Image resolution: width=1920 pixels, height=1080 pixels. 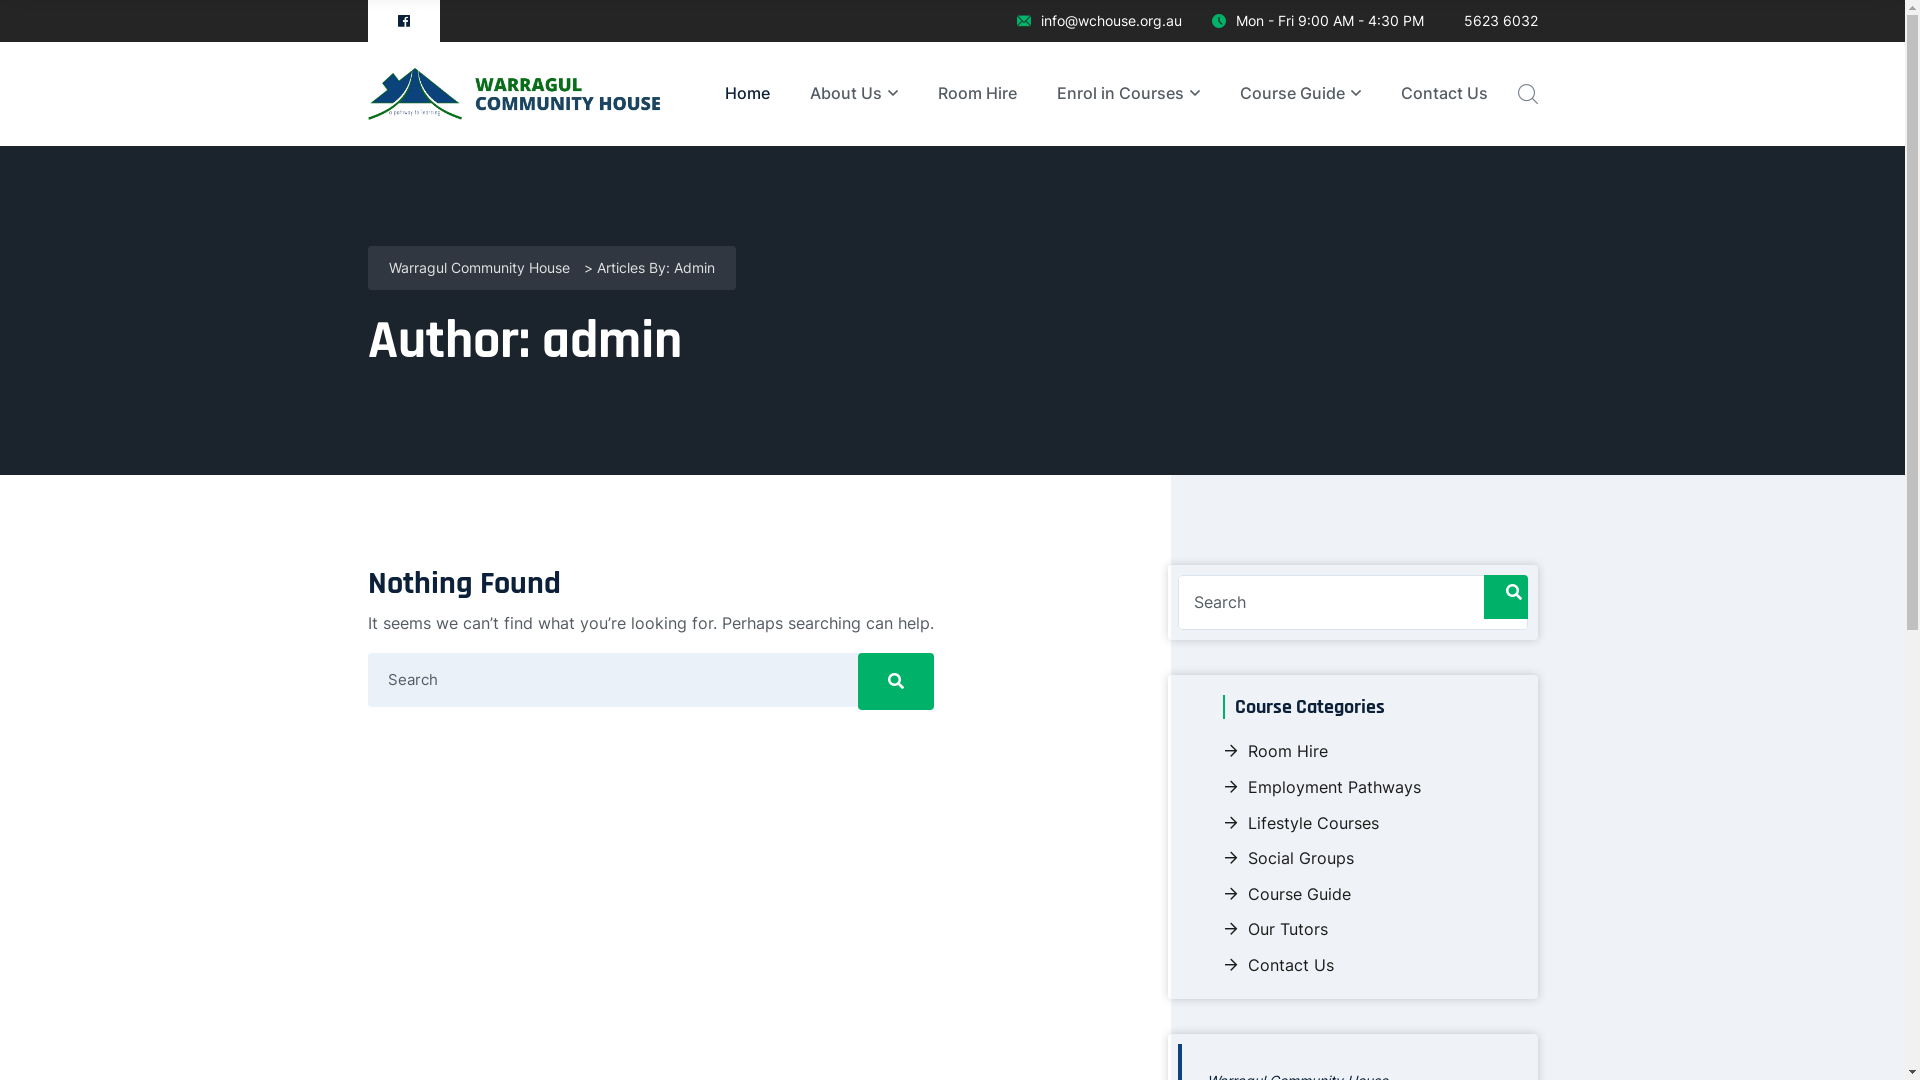 What do you see at coordinates (1320, 785) in the screenshot?
I see `'Employment Pathways'` at bounding box center [1320, 785].